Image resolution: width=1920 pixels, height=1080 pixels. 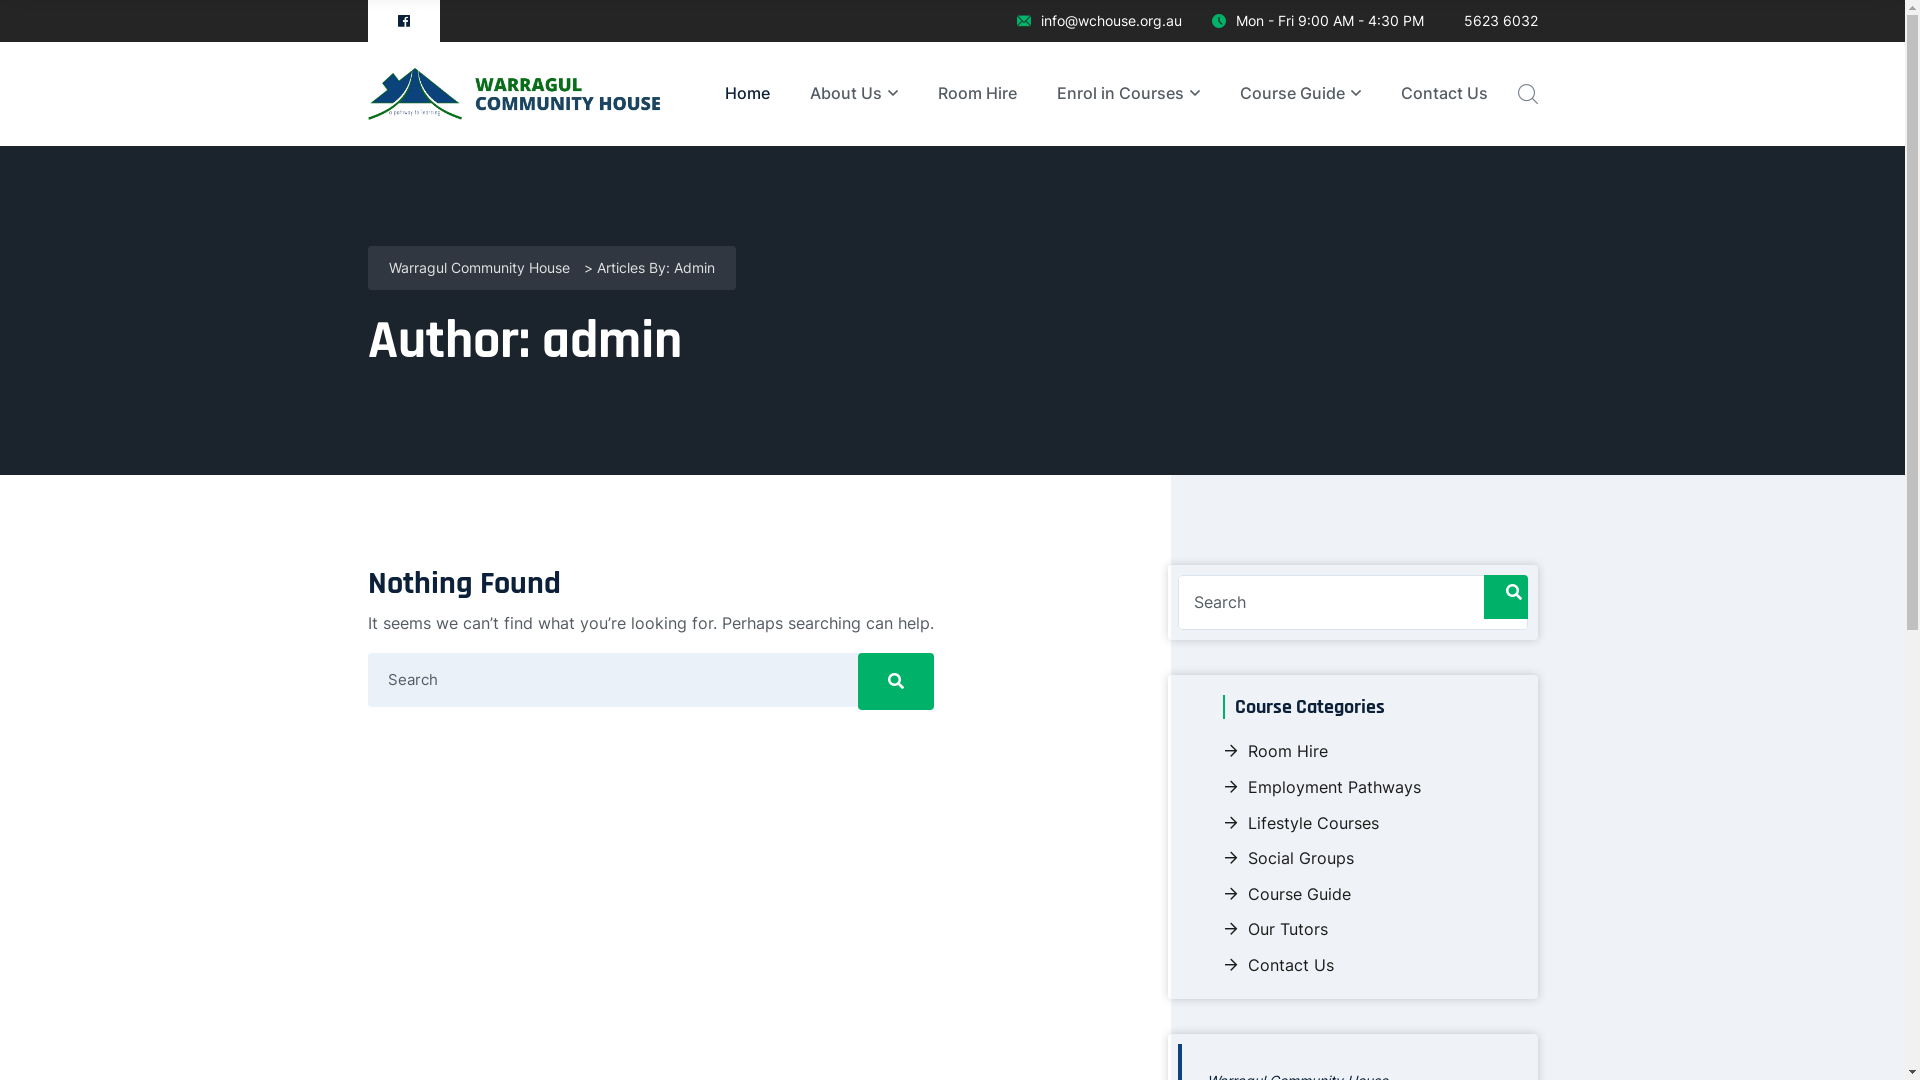 What do you see at coordinates (1320, 785) in the screenshot?
I see `'Employment Pathways'` at bounding box center [1320, 785].